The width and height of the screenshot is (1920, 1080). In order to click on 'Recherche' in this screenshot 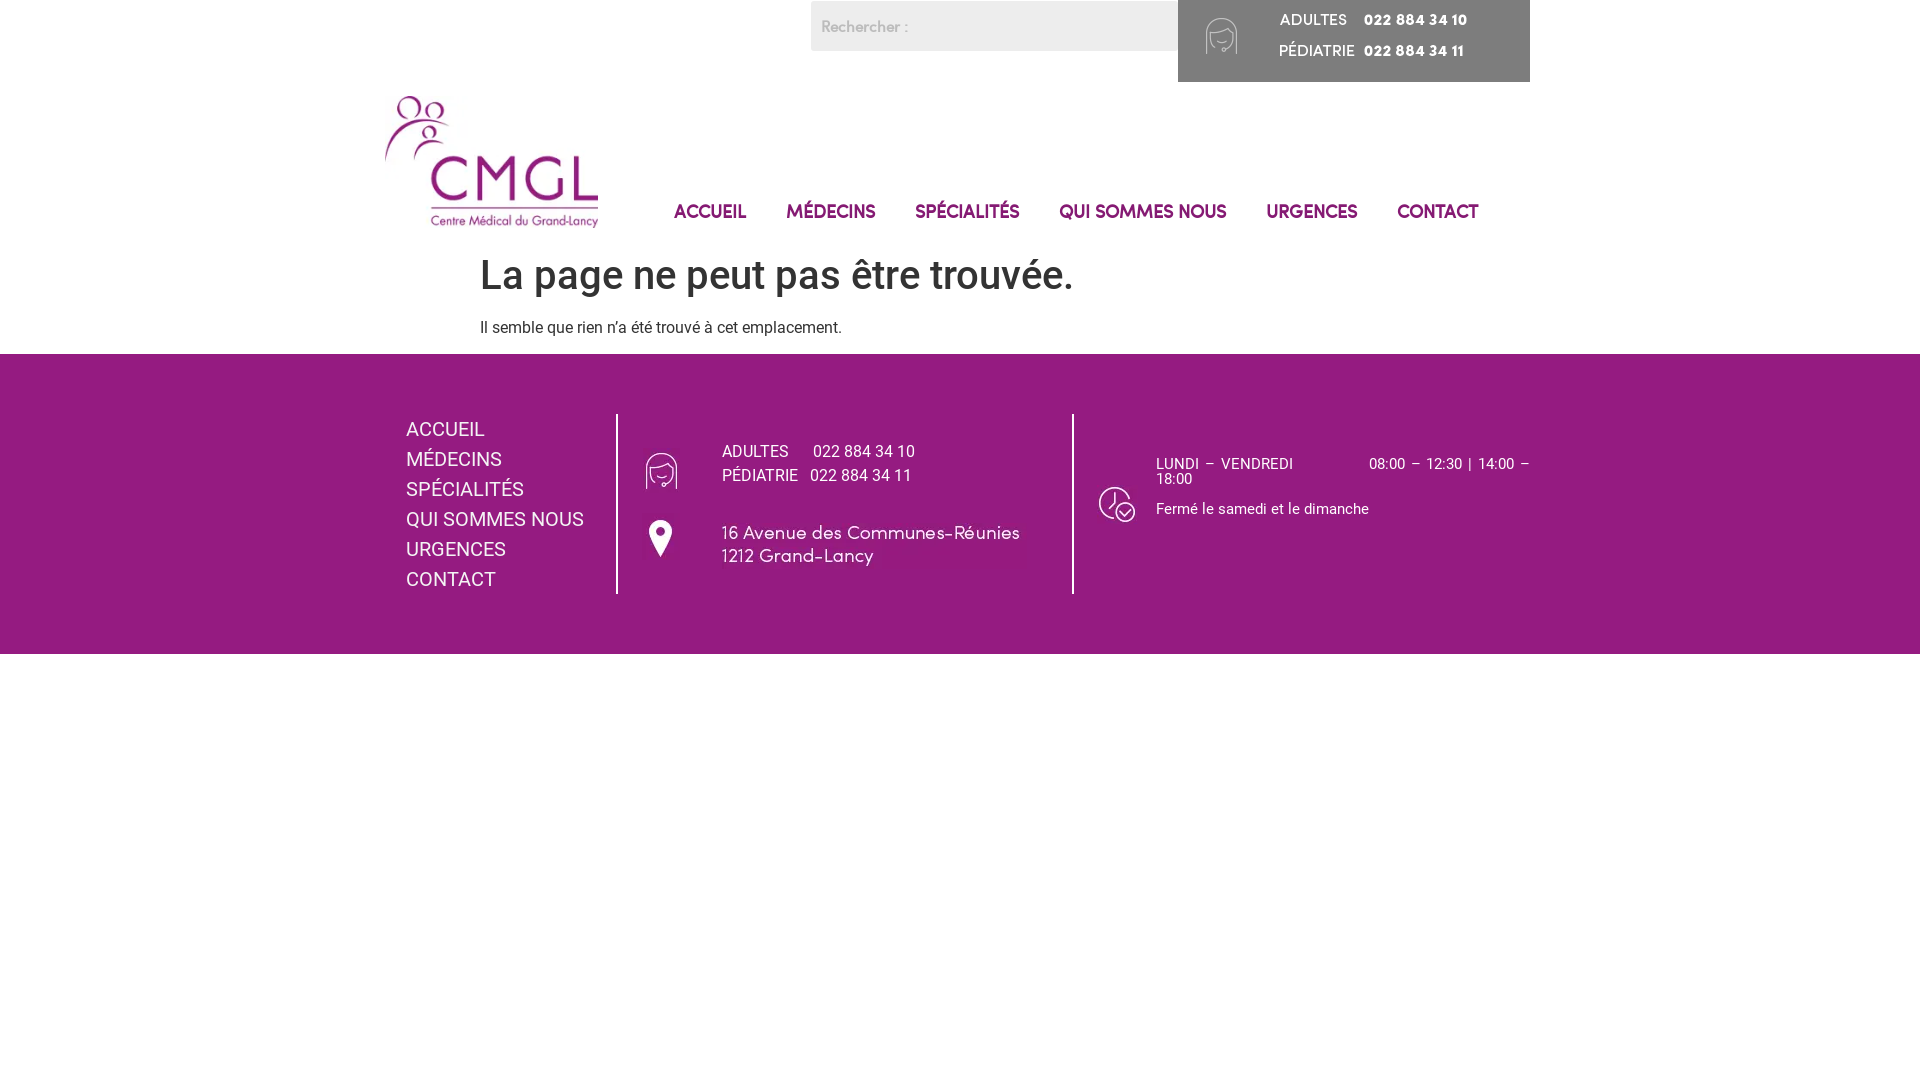, I will do `click(994, 26)`.